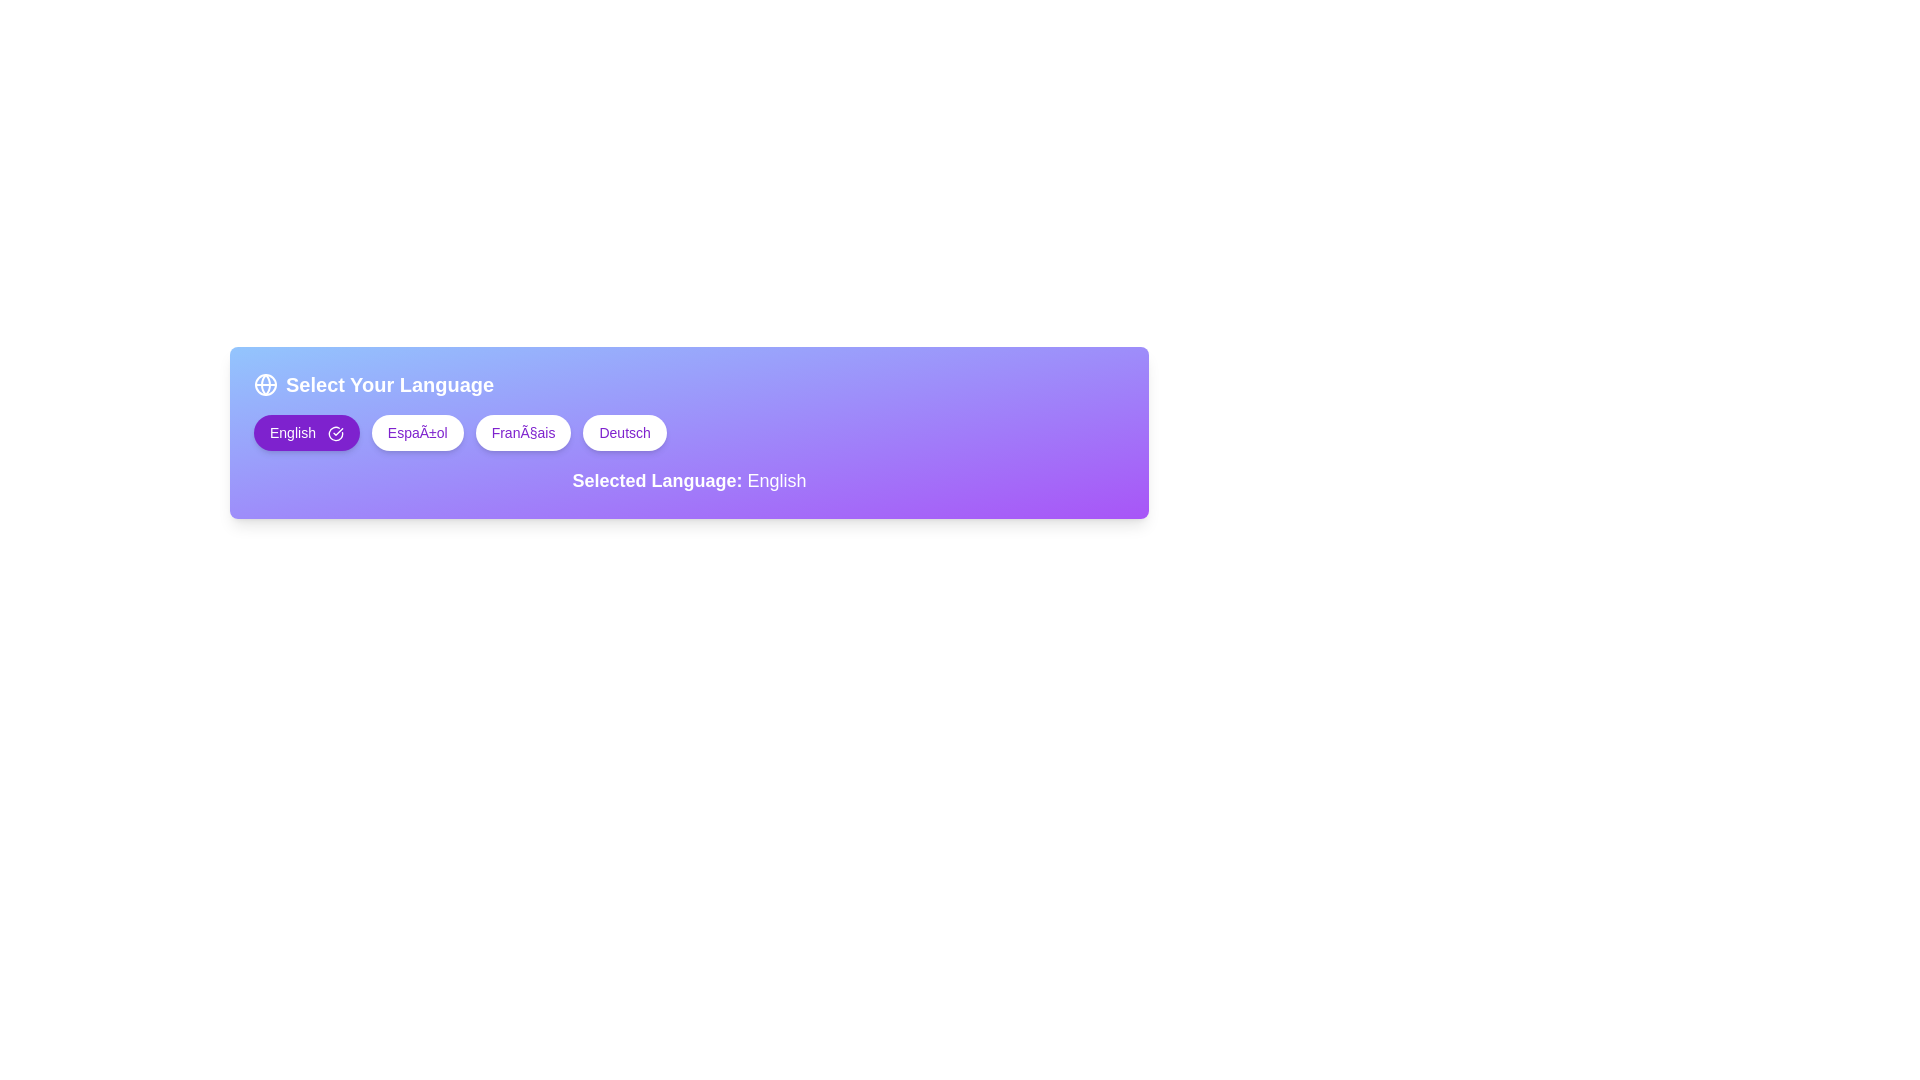  What do you see at coordinates (523, 431) in the screenshot?
I see `the 'Français' language selection button, which is the third button in a row of language buttons located in the middle section of the interface` at bounding box center [523, 431].